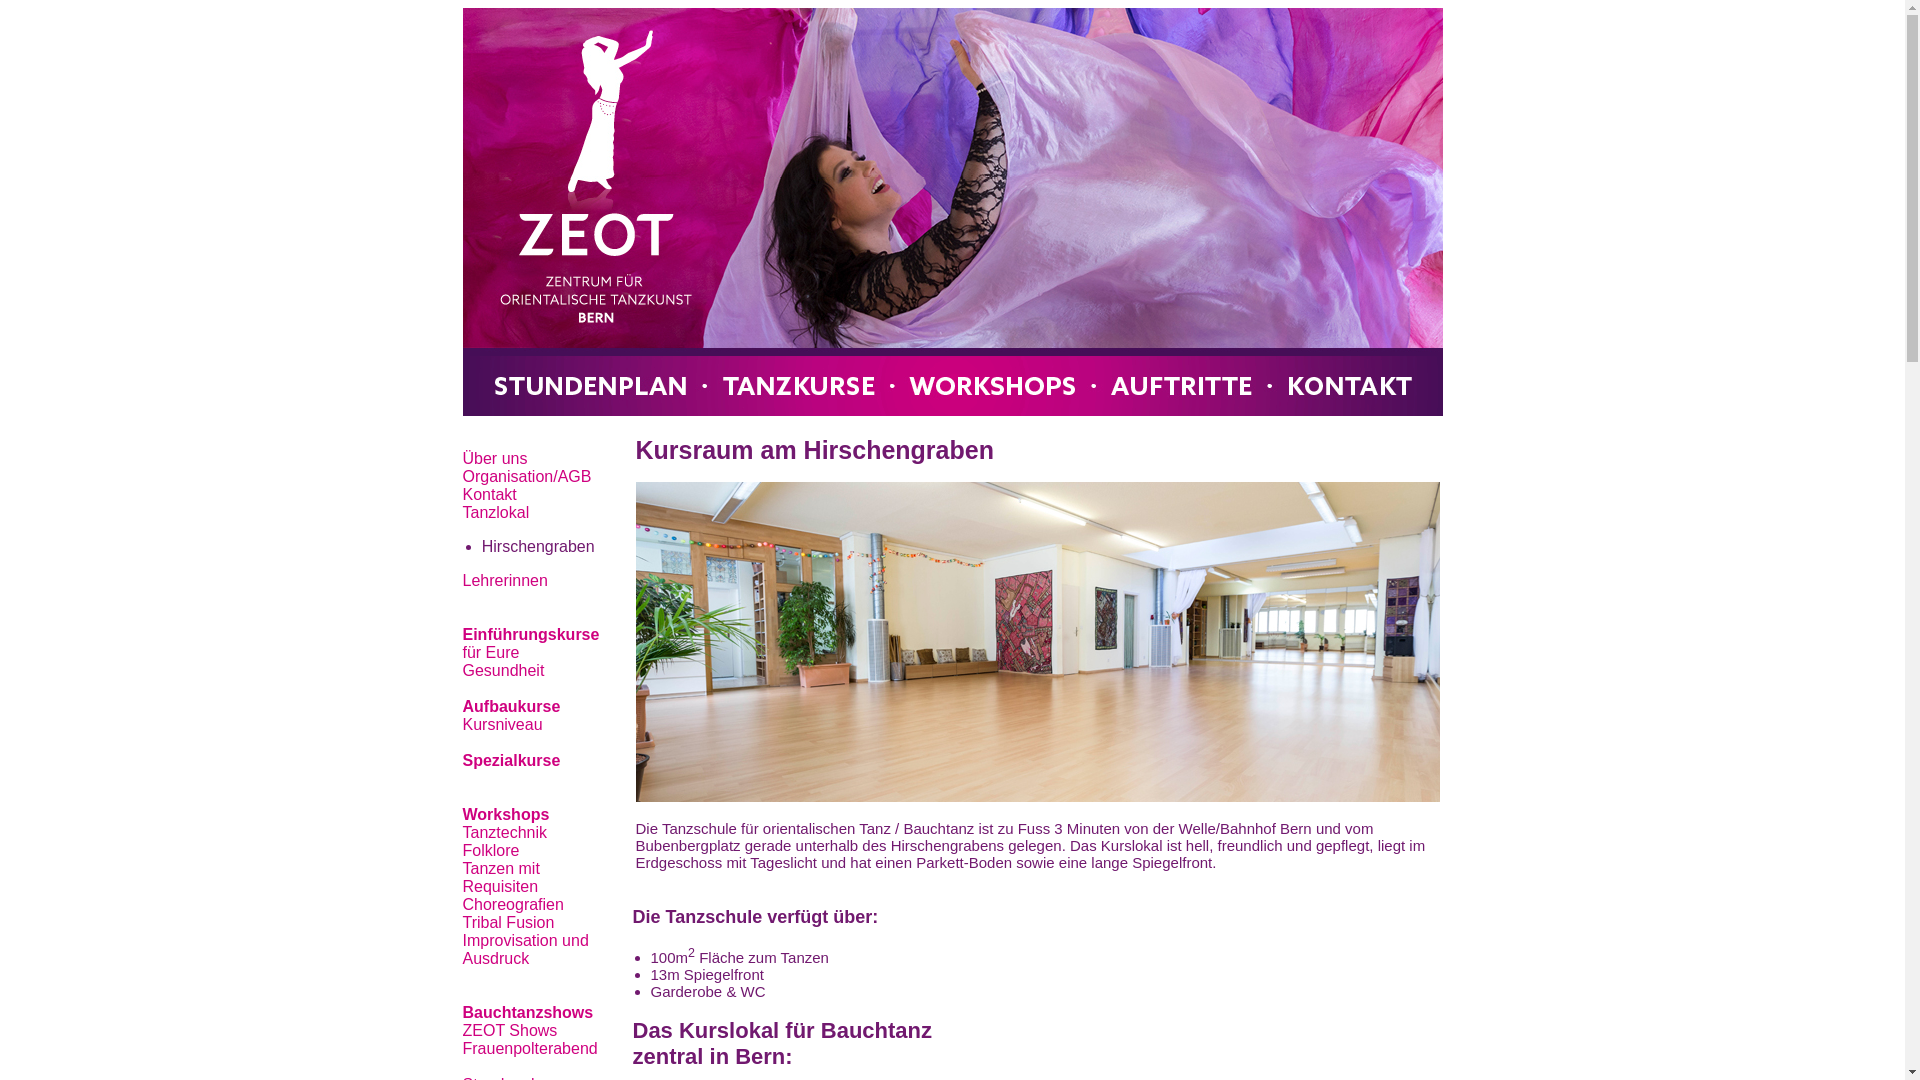  What do you see at coordinates (490, 850) in the screenshot?
I see `'Folklore'` at bounding box center [490, 850].